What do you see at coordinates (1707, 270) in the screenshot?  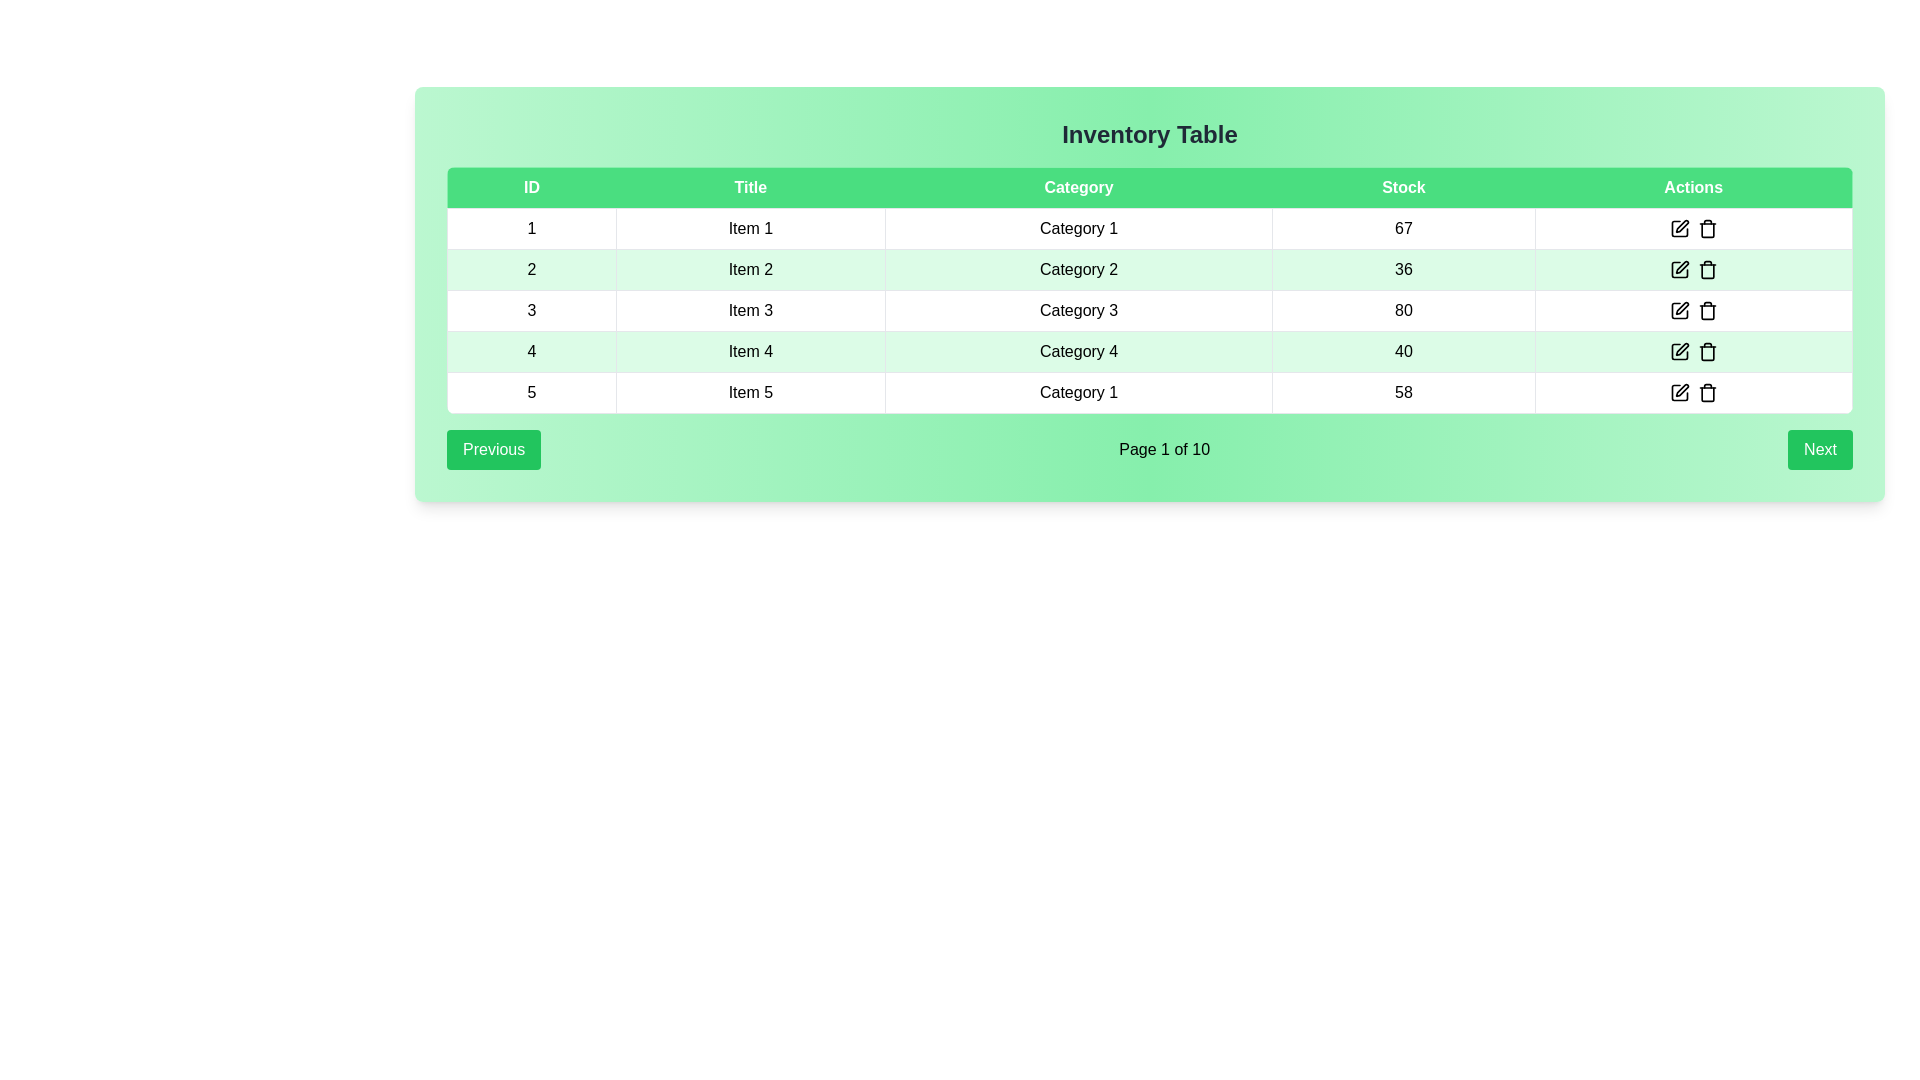 I see `the trash can icon located in the 'Actions' column of the second row in the table` at bounding box center [1707, 270].